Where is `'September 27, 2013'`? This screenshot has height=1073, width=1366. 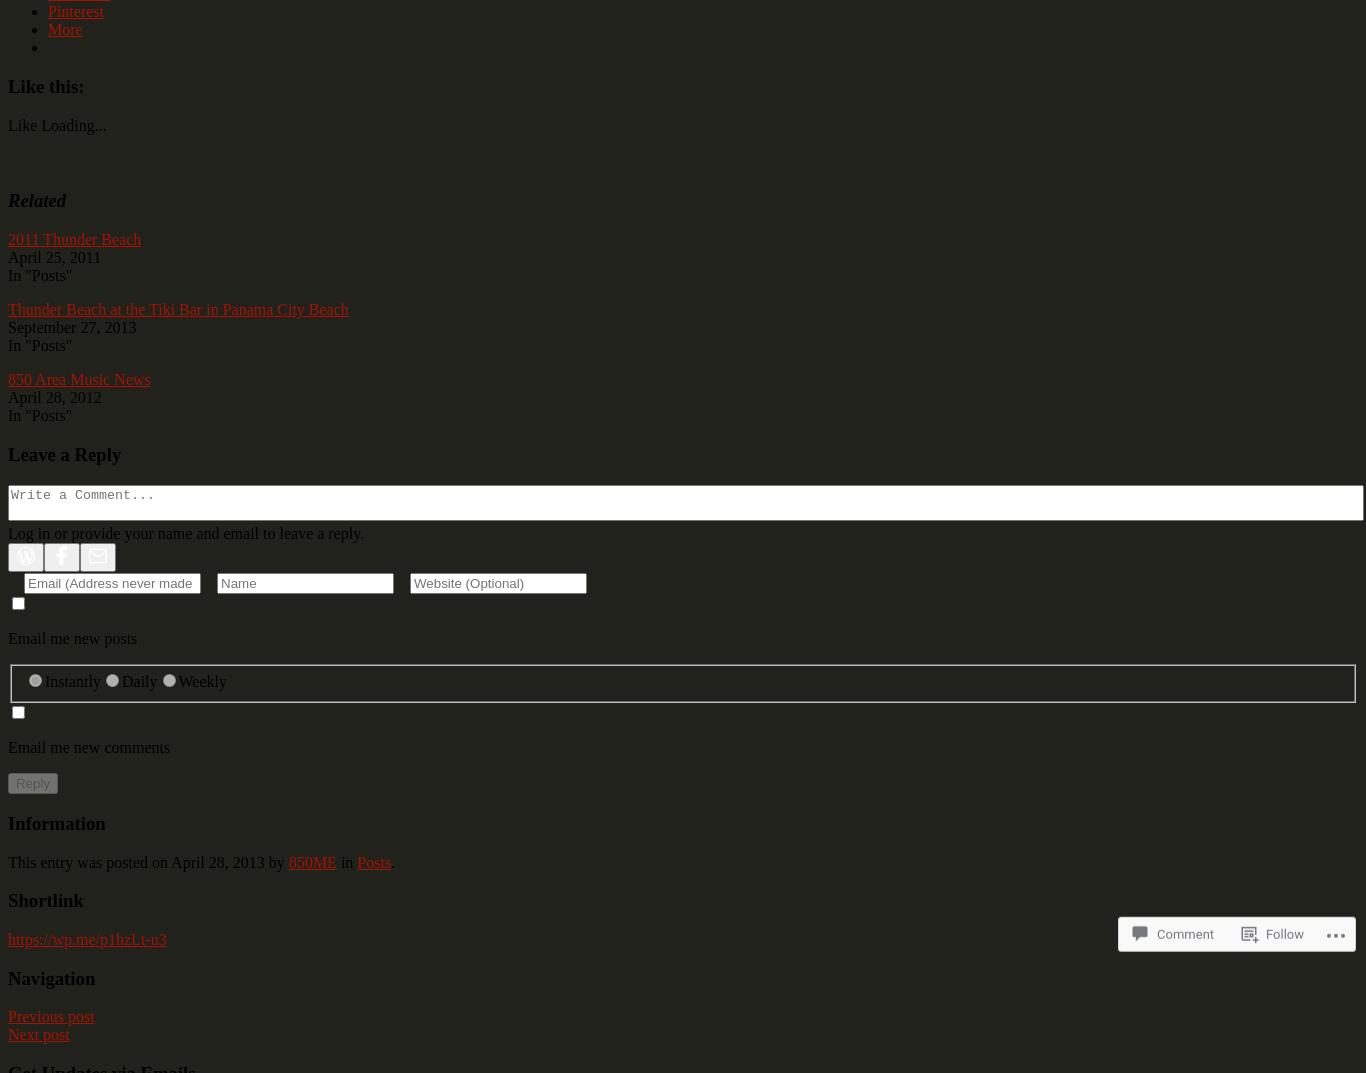
'September 27, 2013' is located at coordinates (71, 327).